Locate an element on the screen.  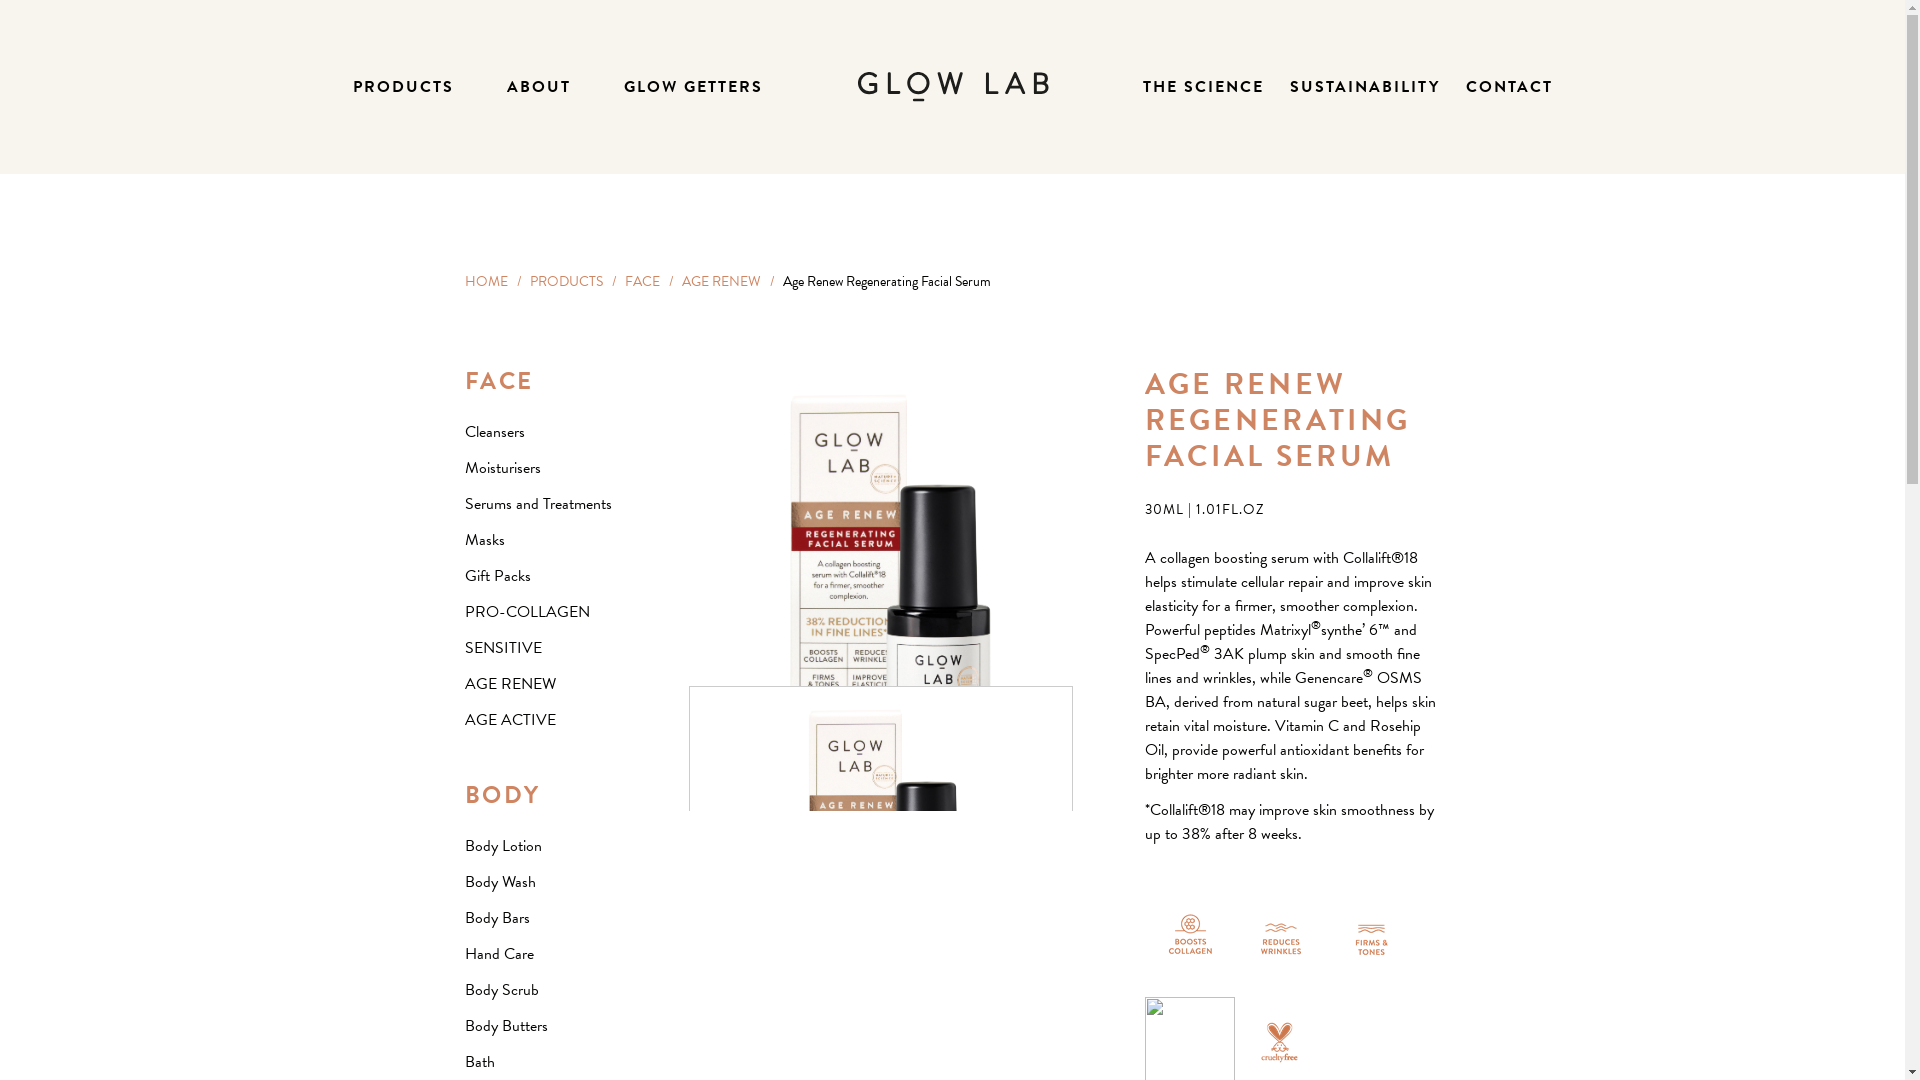
'PRO-COLLAGEN' is located at coordinates (463, 611).